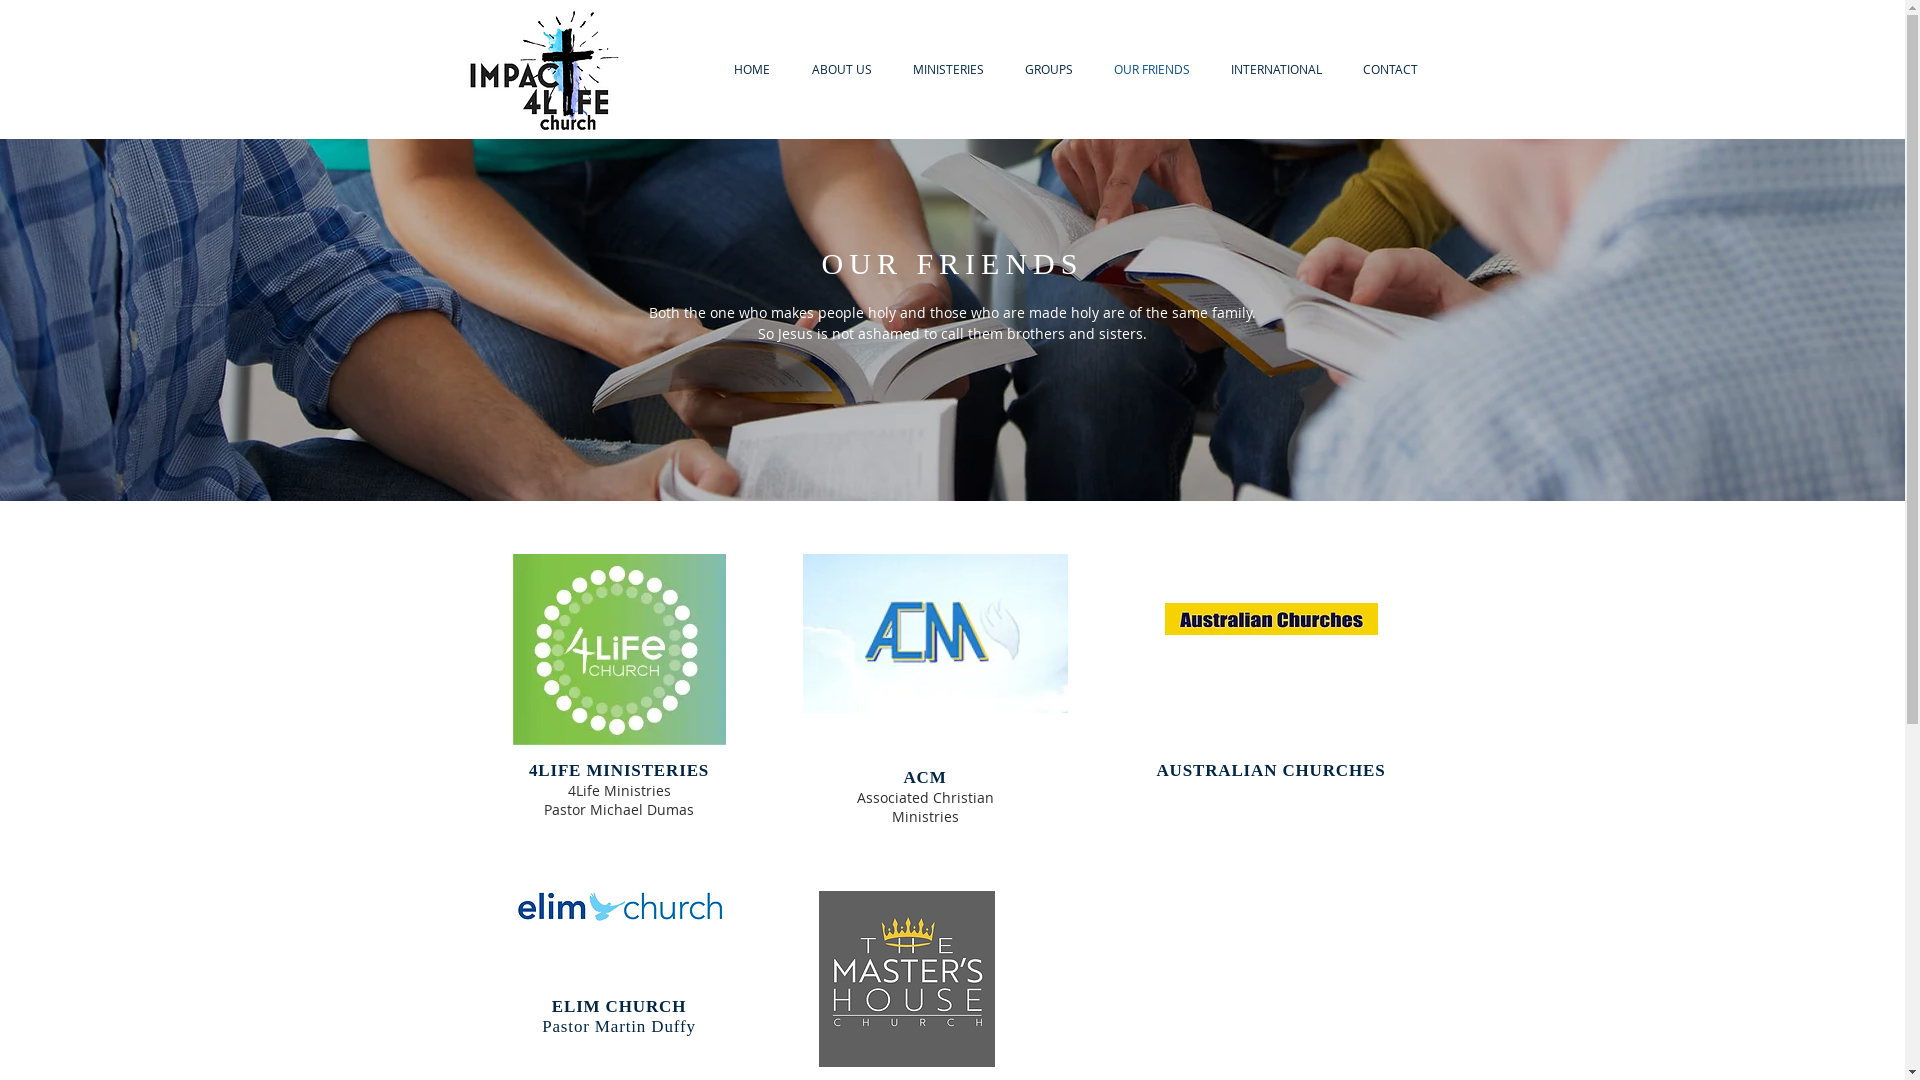 The image size is (1920, 1080). What do you see at coordinates (1389, 68) in the screenshot?
I see `'CONTACT'` at bounding box center [1389, 68].